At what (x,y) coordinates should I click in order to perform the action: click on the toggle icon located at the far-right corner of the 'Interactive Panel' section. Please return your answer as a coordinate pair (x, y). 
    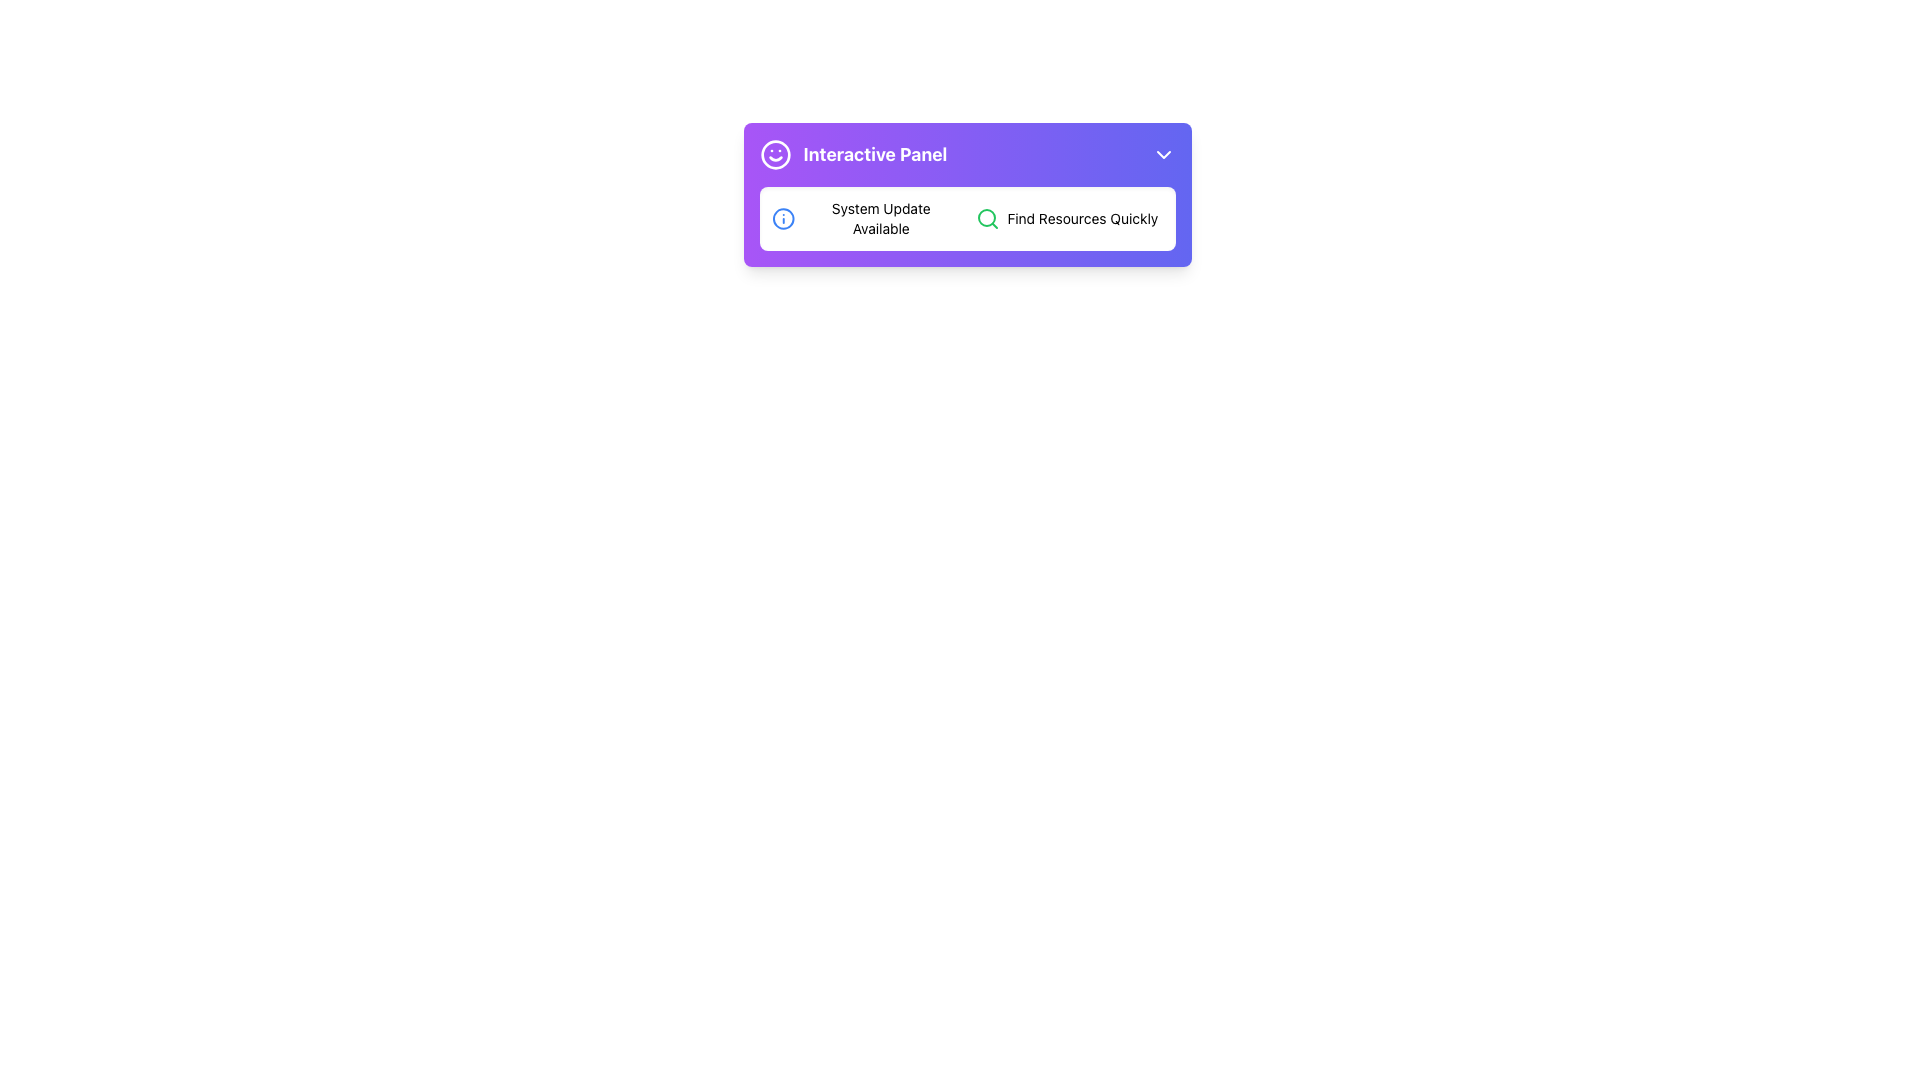
    Looking at the image, I should click on (1163, 153).